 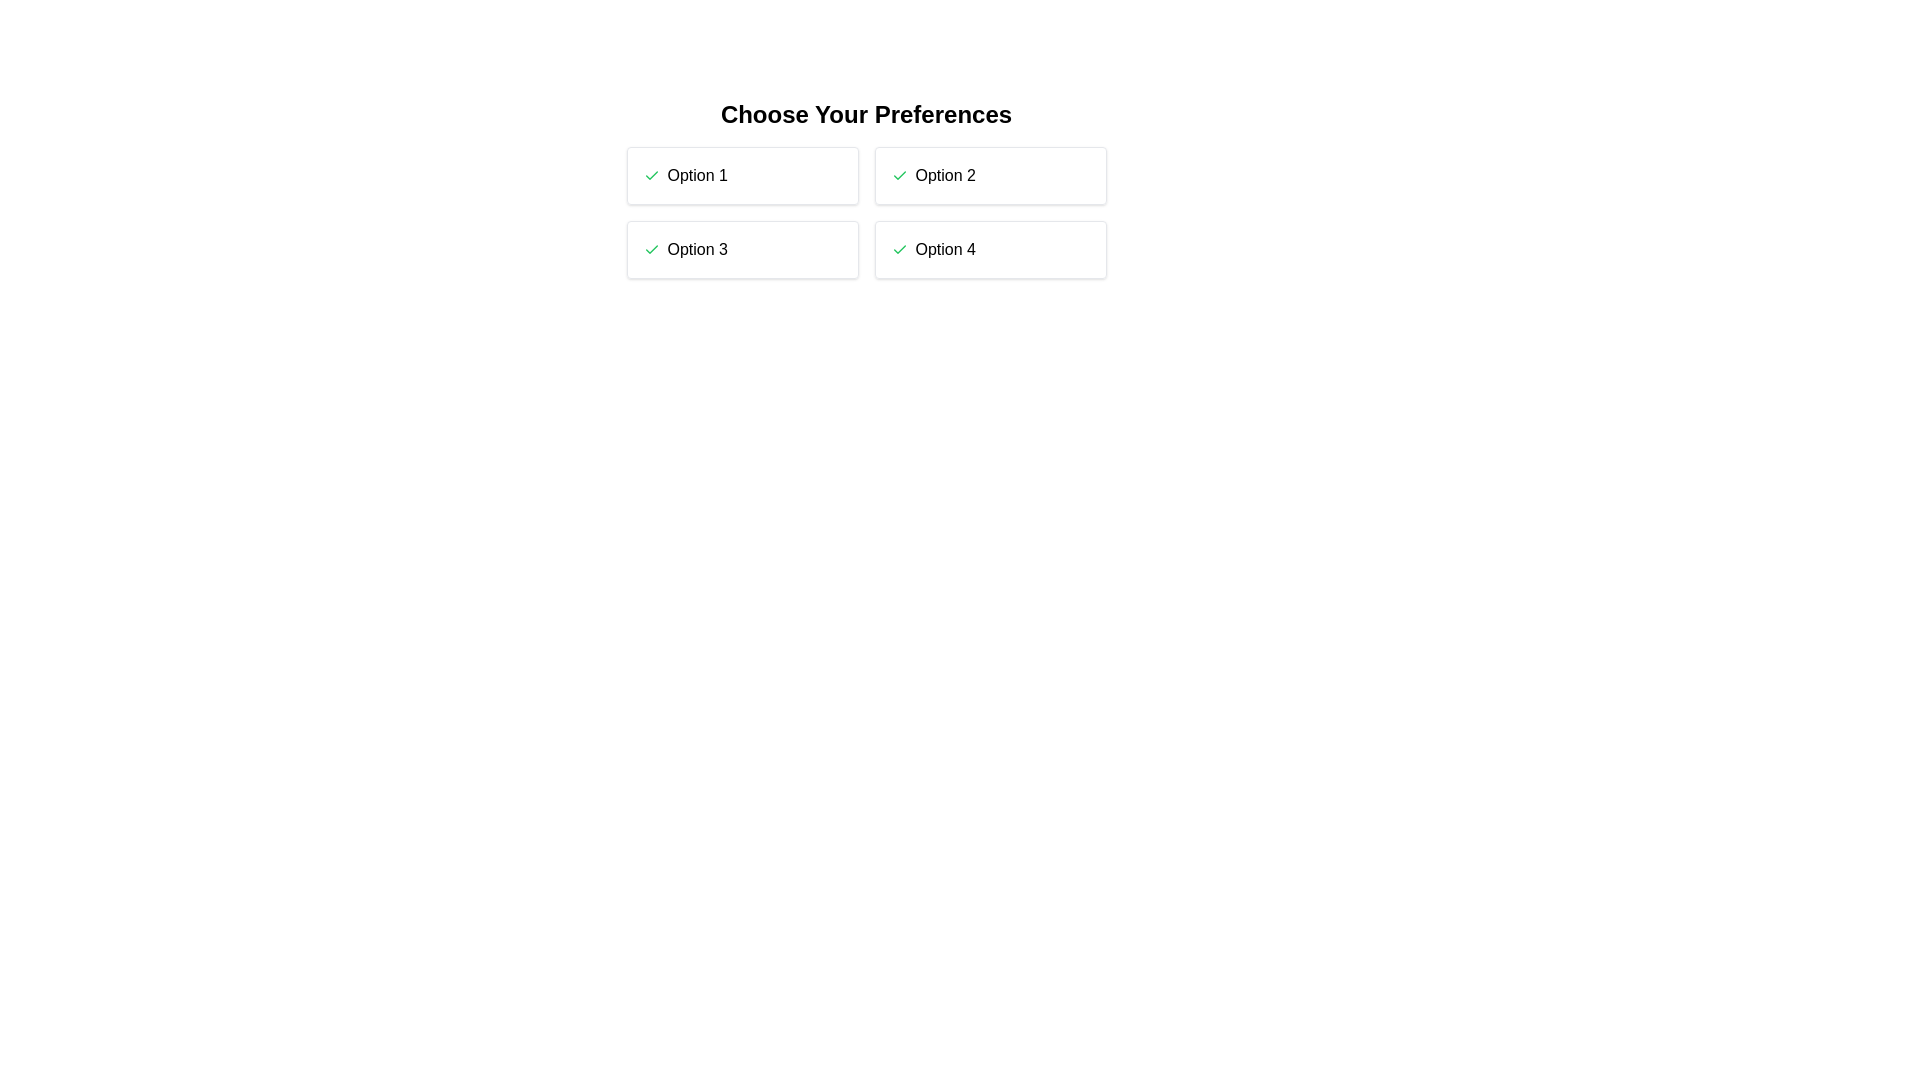 I want to click on the option 1 to observe the hover effect, so click(x=741, y=175).